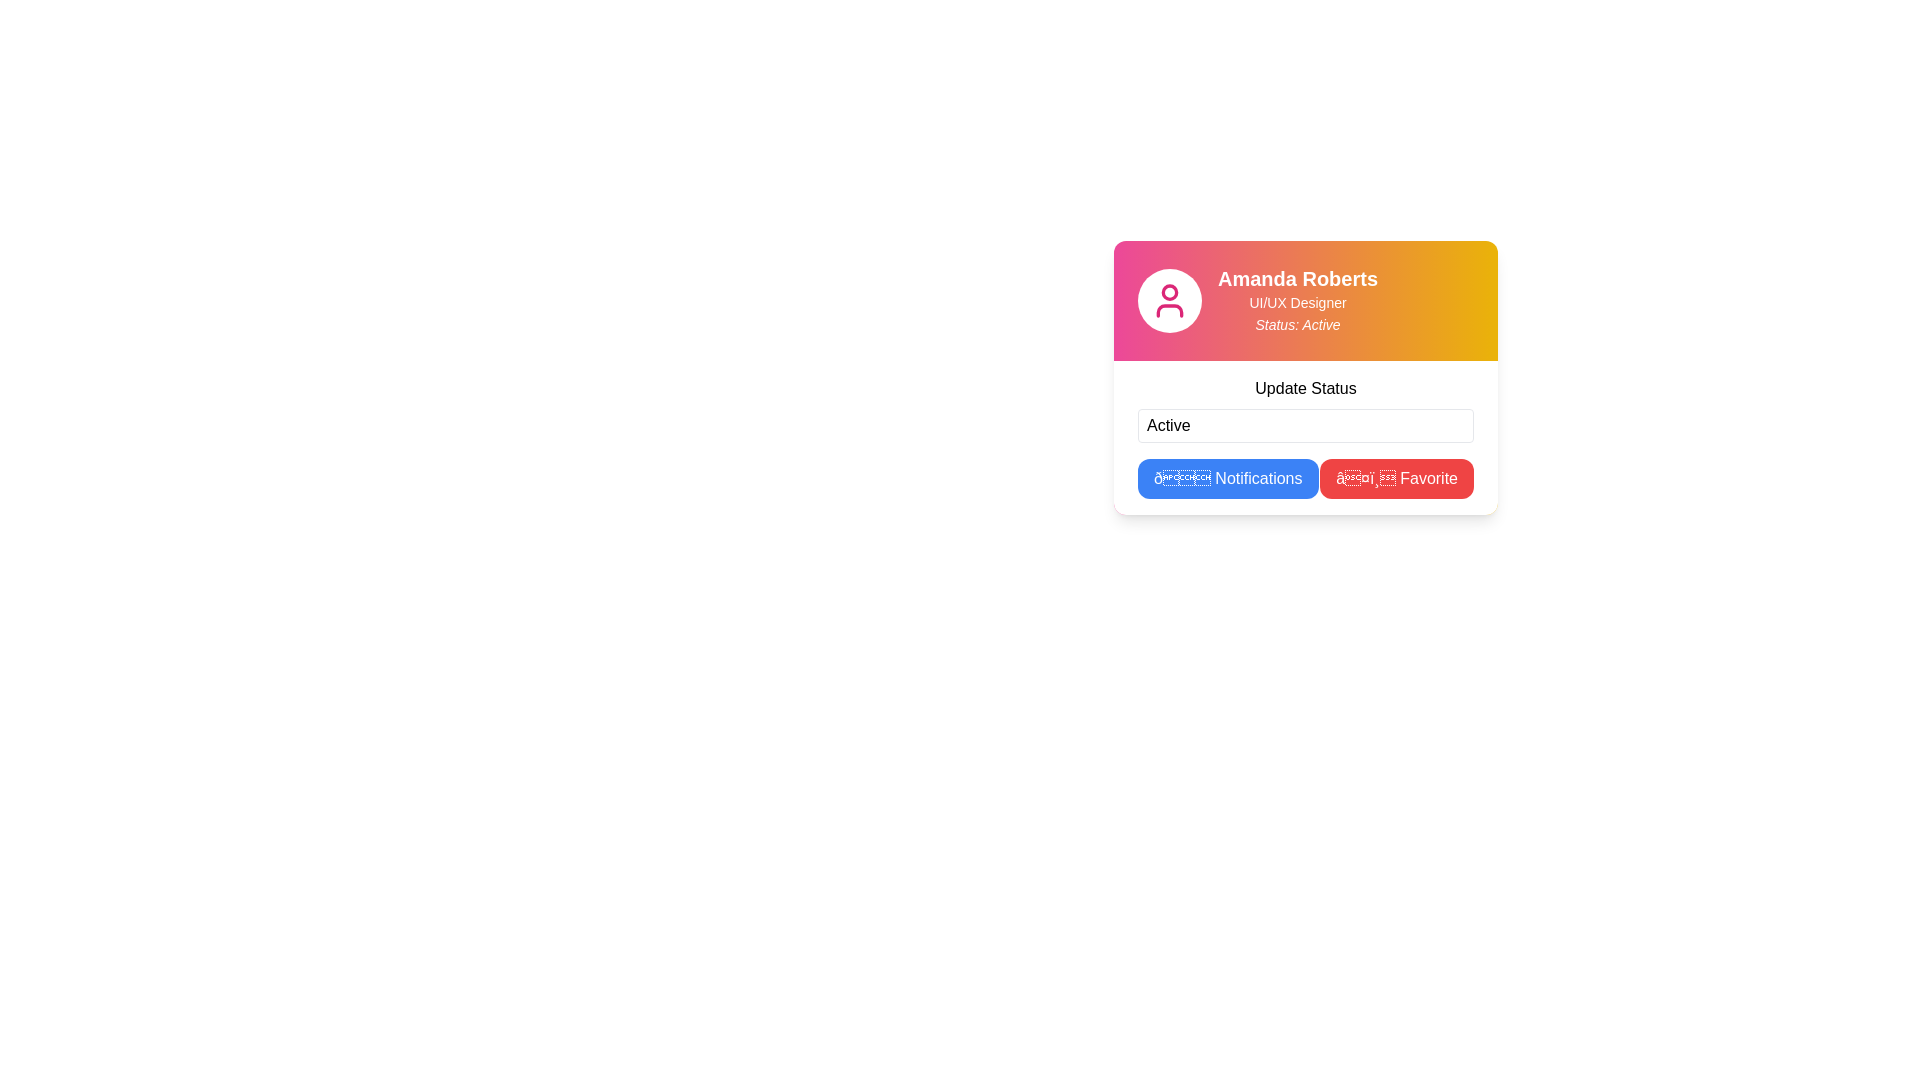  Describe the element at coordinates (1298, 300) in the screenshot. I see `the textual information display component that shows 'Amanda Roberts', 'UI/UX Designer', and 'Status: Active' to retrieve additional information` at that location.